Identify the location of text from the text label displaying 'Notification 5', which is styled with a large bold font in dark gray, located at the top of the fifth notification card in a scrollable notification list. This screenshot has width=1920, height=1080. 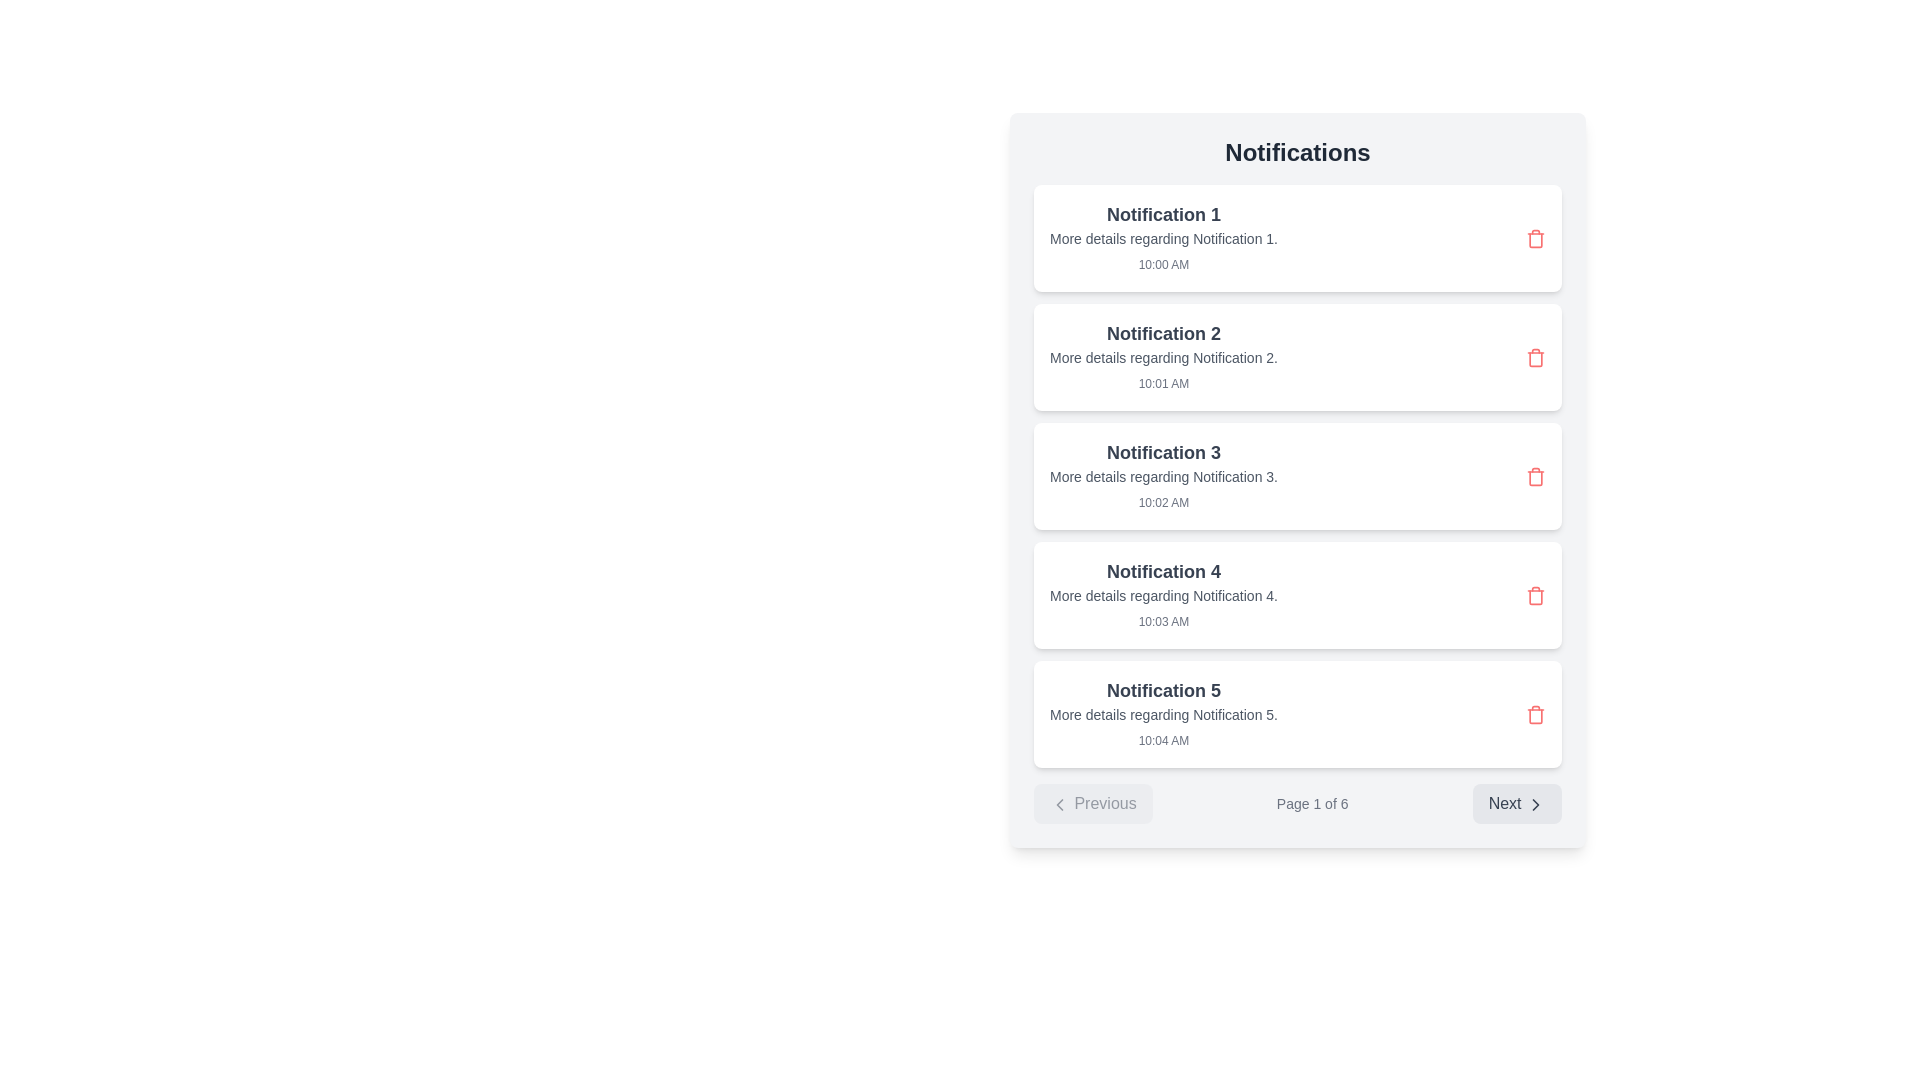
(1164, 689).